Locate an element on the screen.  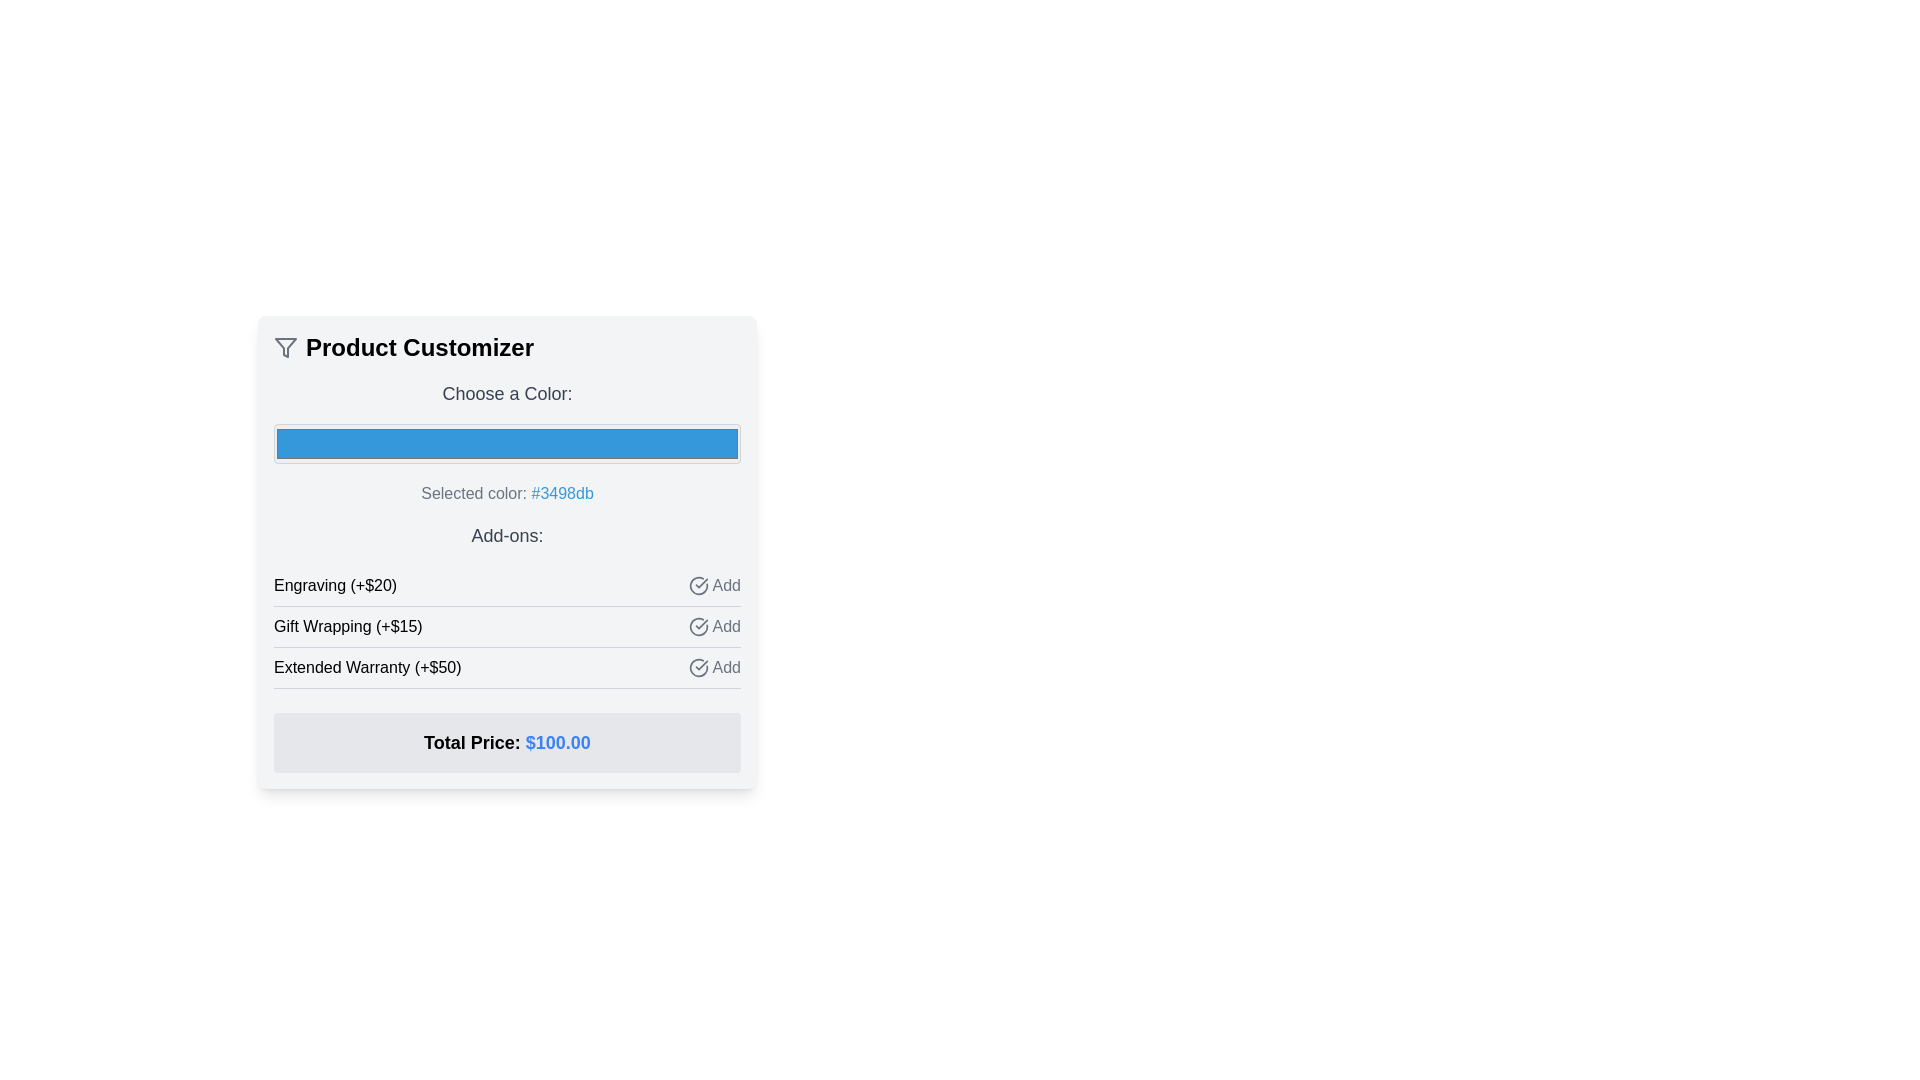
description of the add-on 'Engraving (+$20)' in the optional add-ons section, which is the first item below the 'Choose a Color' section is located at coordinates (507, 585).